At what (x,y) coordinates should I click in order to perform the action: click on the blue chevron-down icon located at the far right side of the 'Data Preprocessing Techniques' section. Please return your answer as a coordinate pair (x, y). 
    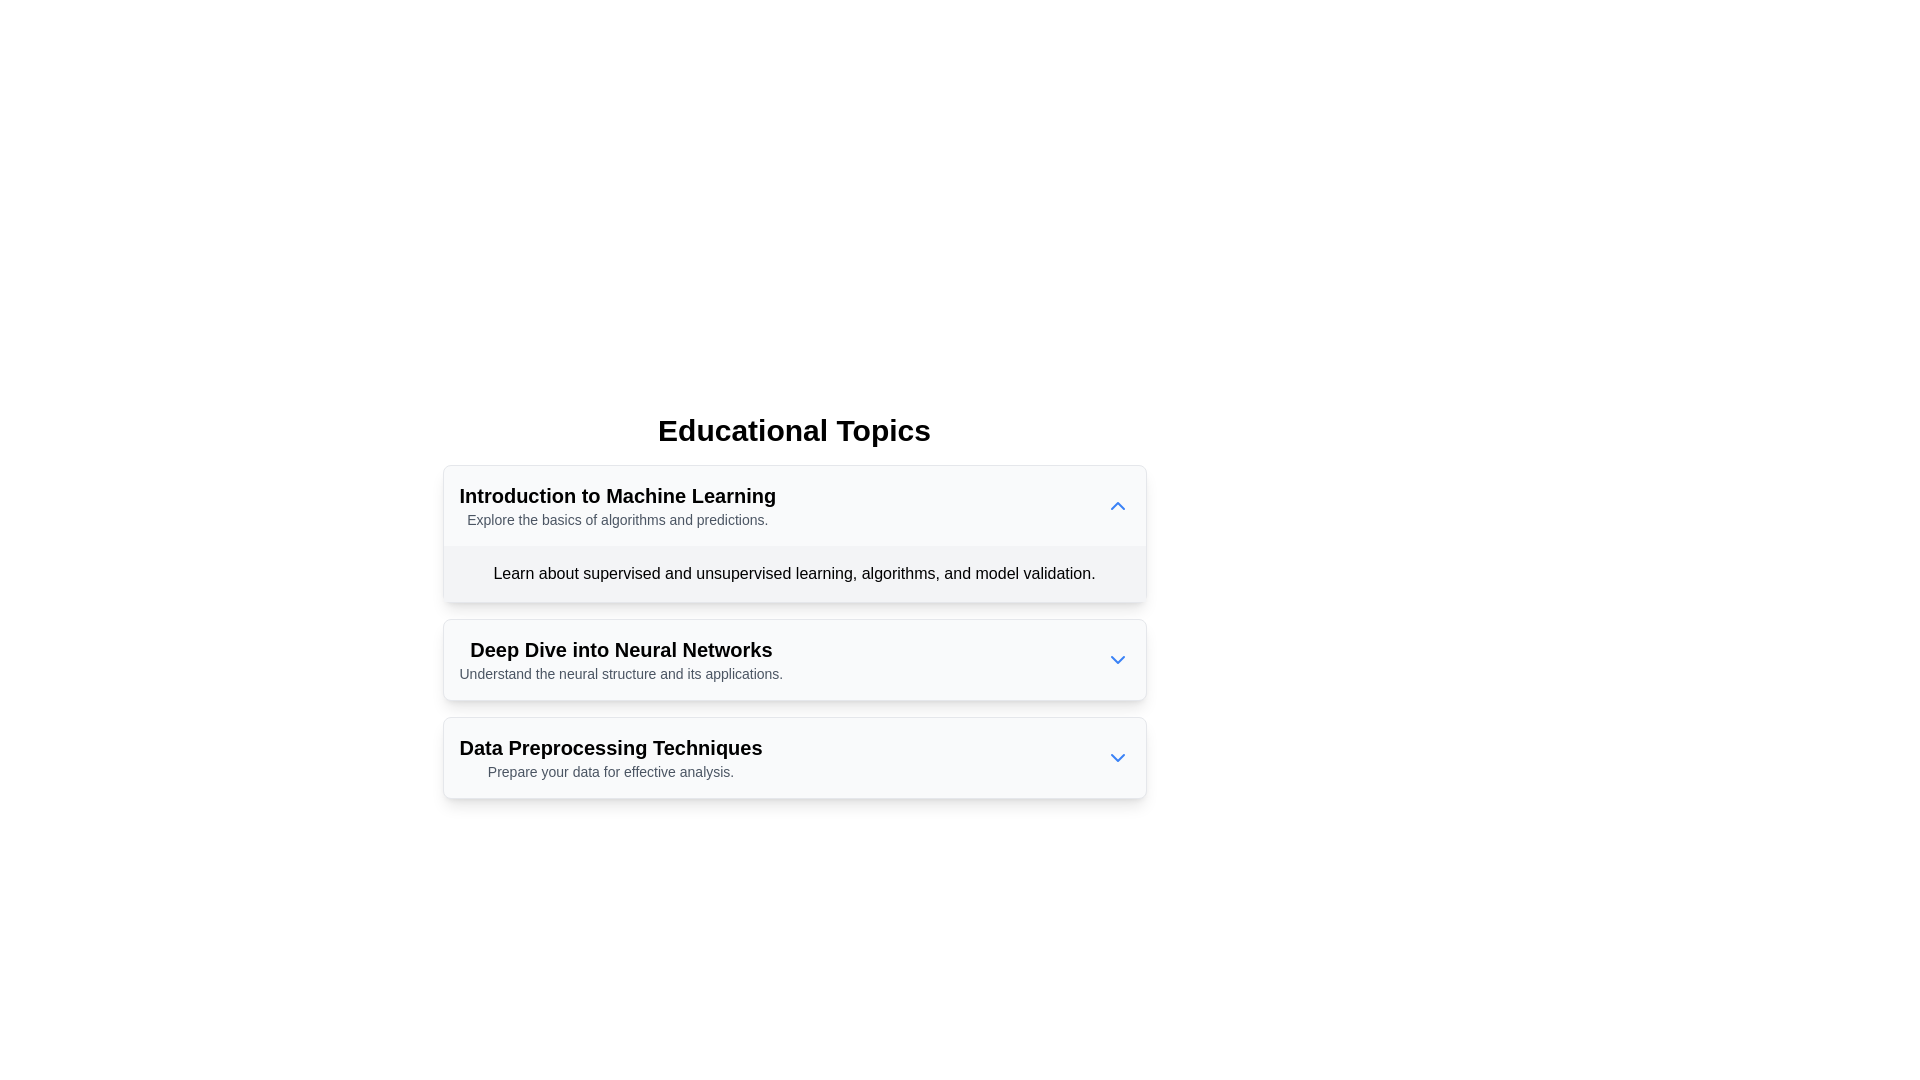
    Looking at the image, I should click on (1116, 758).